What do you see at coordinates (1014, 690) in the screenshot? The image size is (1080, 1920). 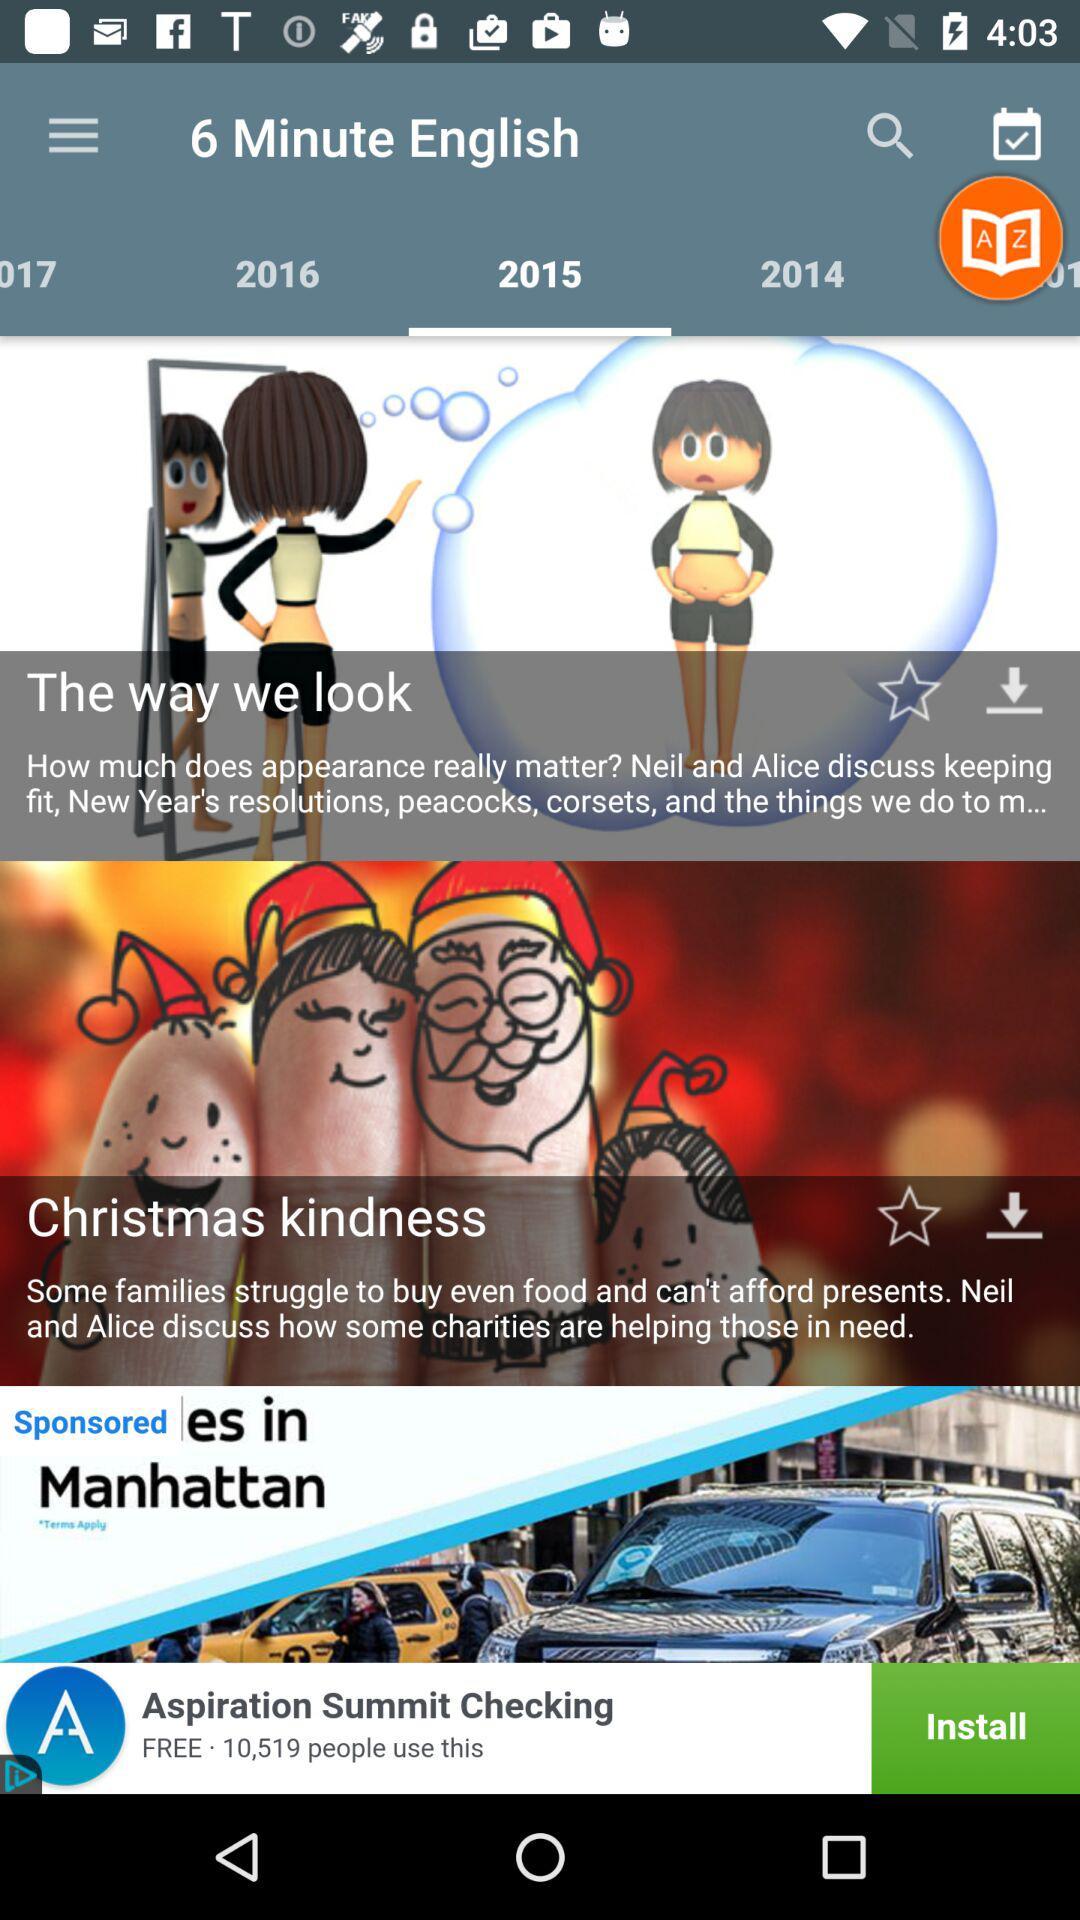 I see `downlodaing` at bounding box center [1014, 690].